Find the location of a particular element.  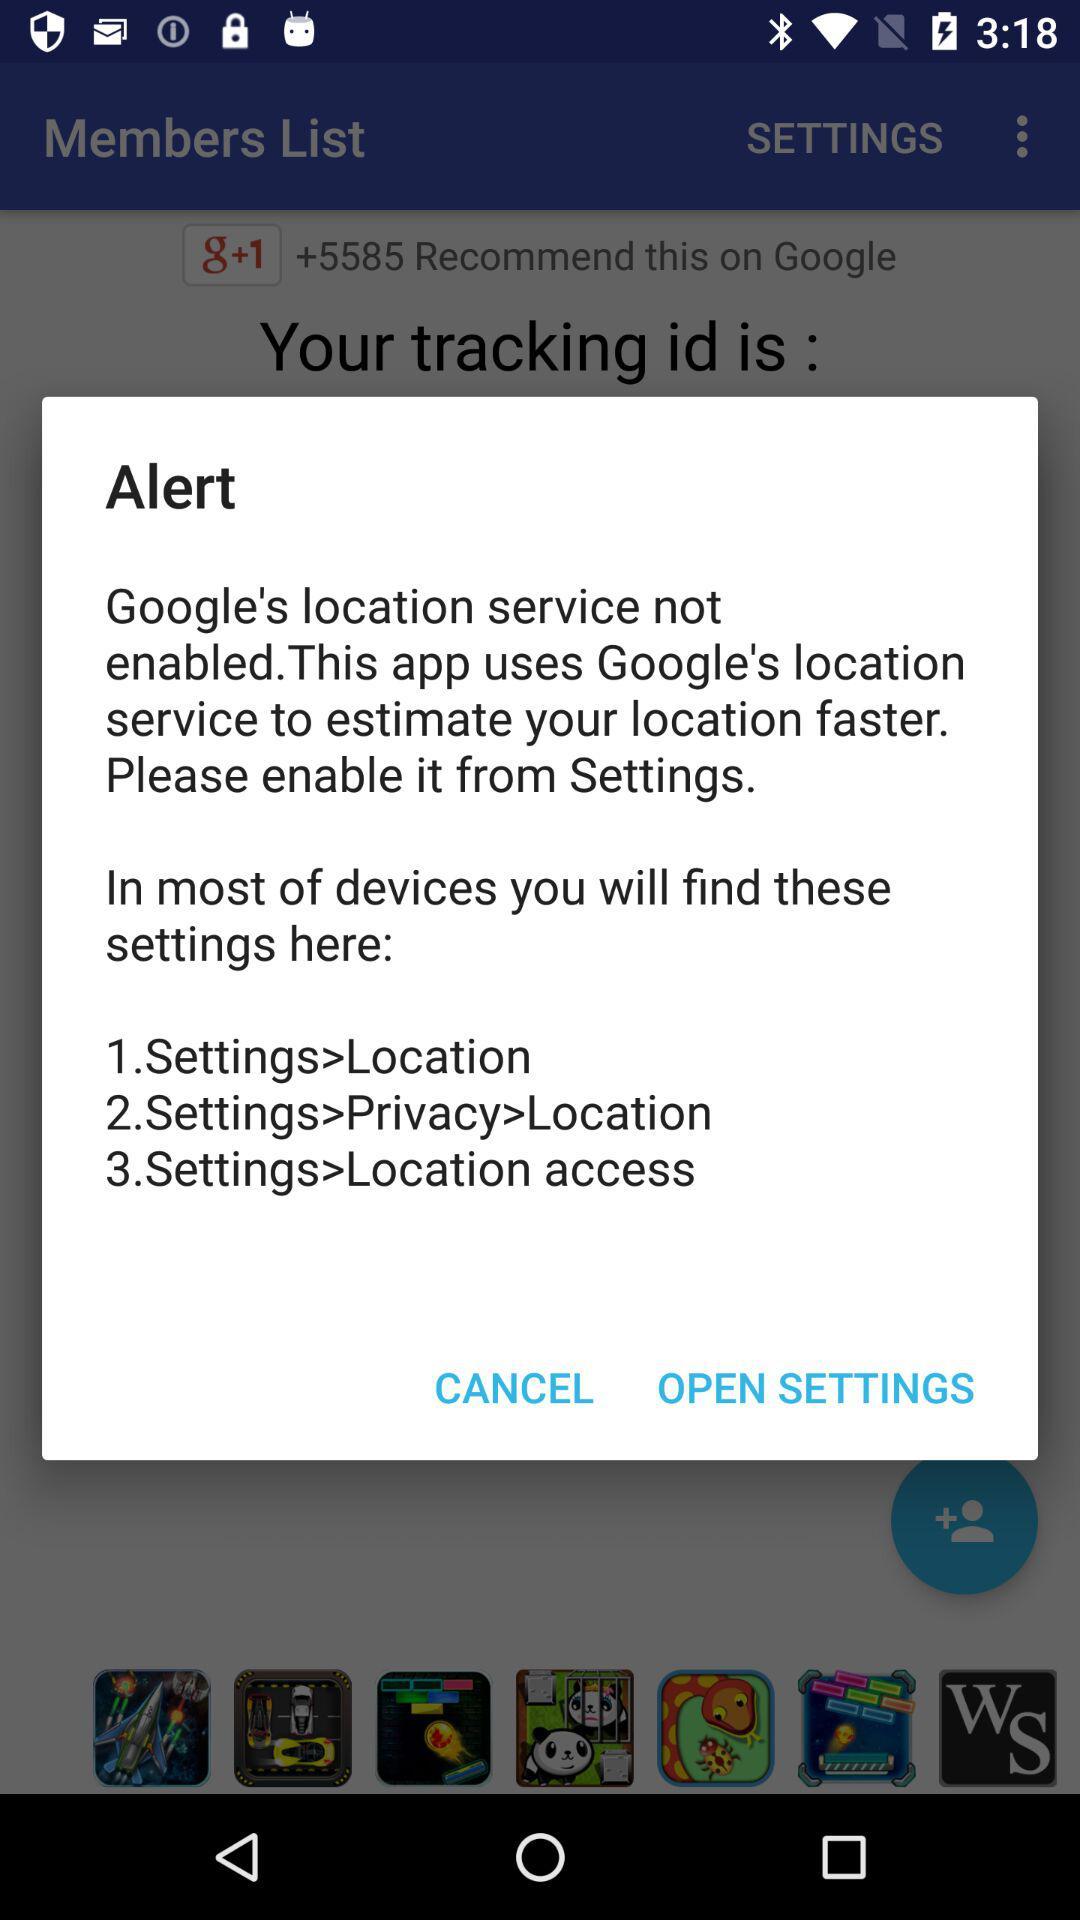

the cancel item is located at coordinates (513, 1385).